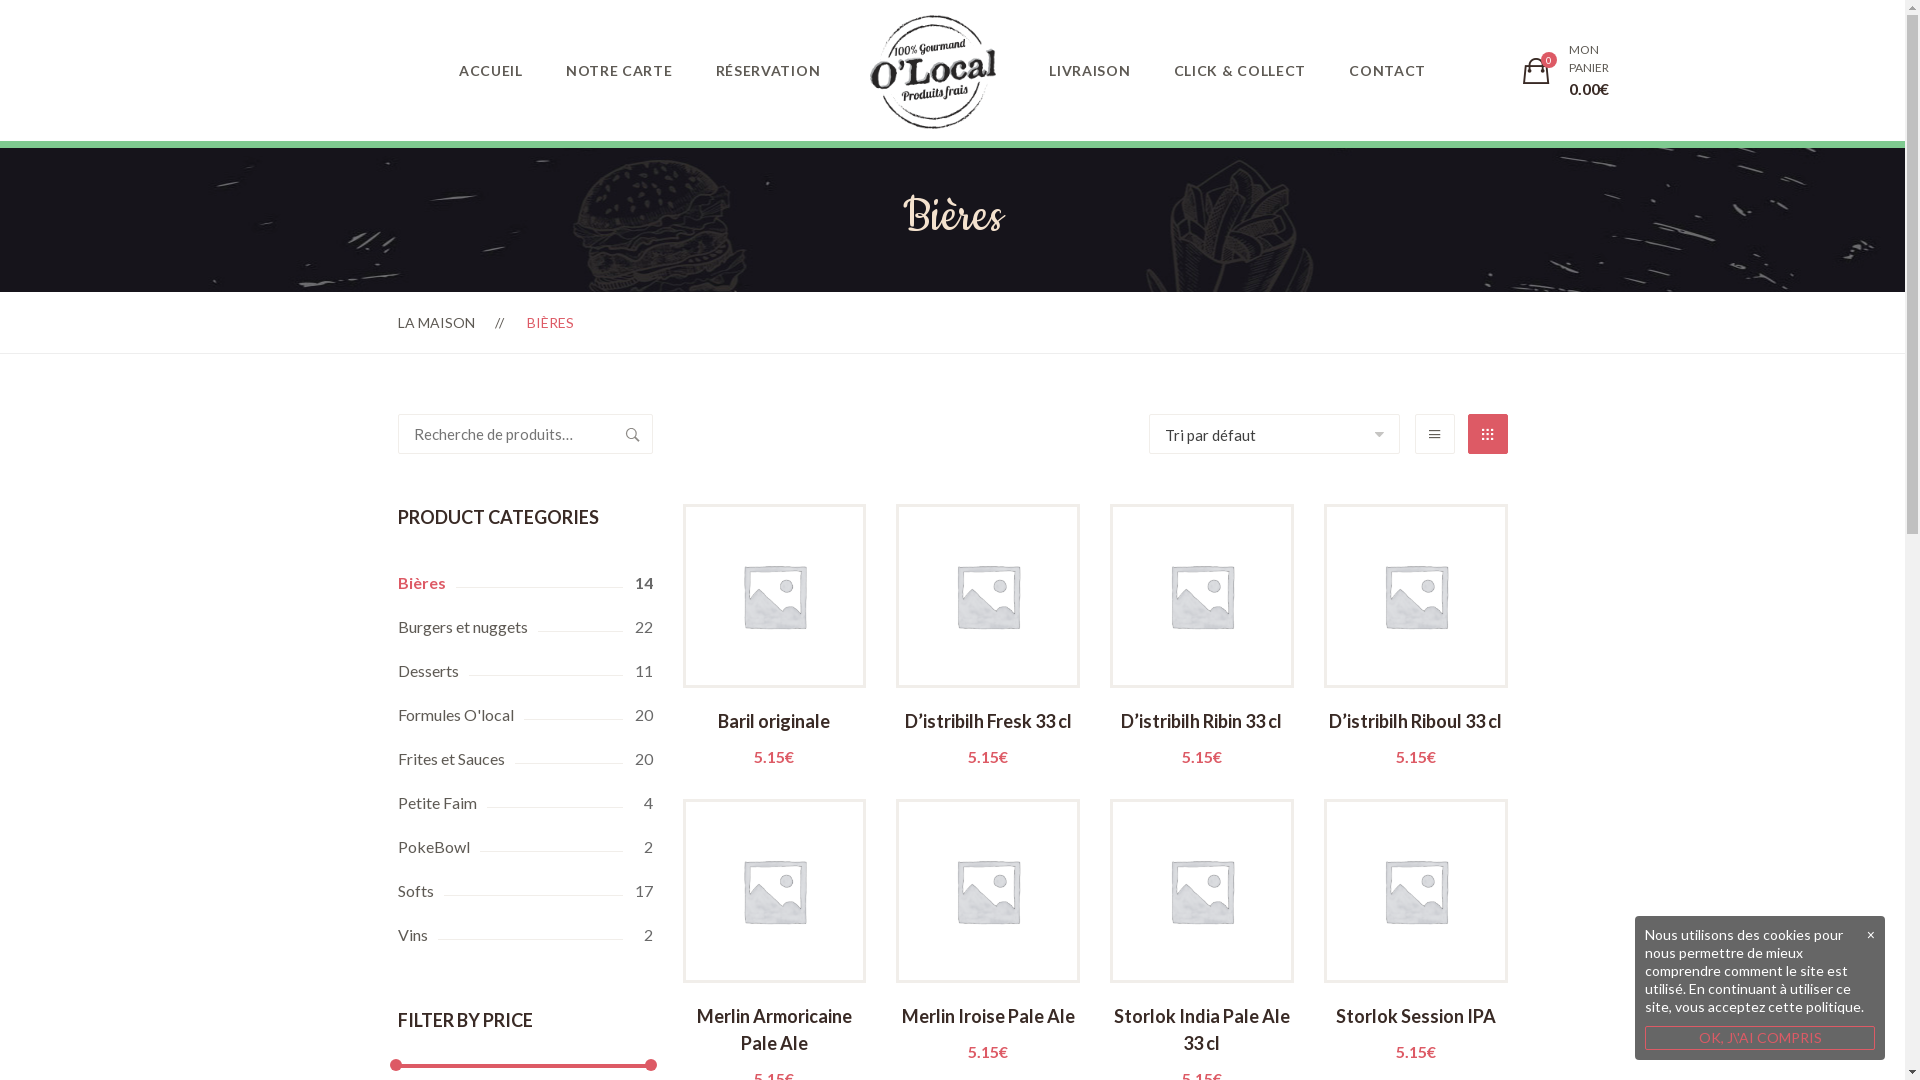 This screenshot has width=1920, height=1080. I want to click on 'Formules O'local', so click(525, 713).